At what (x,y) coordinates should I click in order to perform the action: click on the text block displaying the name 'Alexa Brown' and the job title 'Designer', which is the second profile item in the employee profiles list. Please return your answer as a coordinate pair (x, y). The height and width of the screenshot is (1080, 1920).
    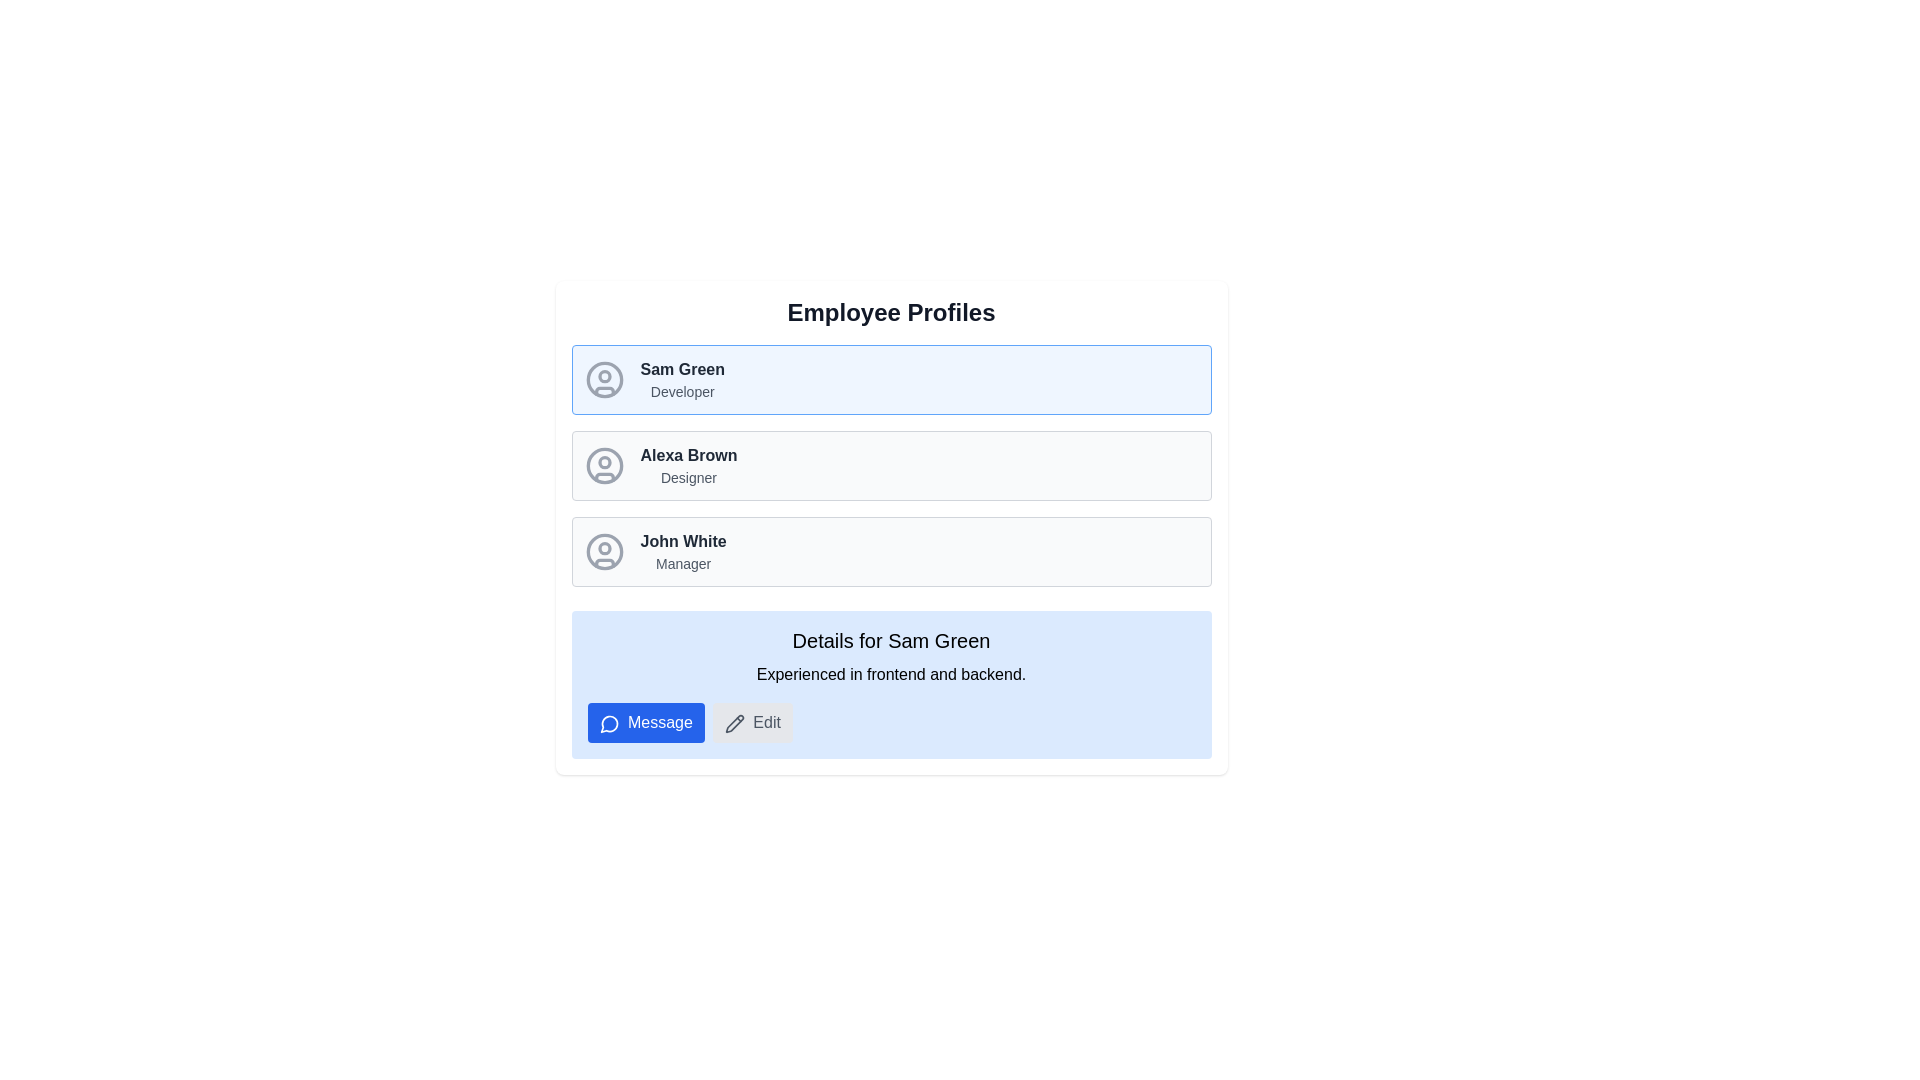
    Looking at the image, I should click on (688, 466).